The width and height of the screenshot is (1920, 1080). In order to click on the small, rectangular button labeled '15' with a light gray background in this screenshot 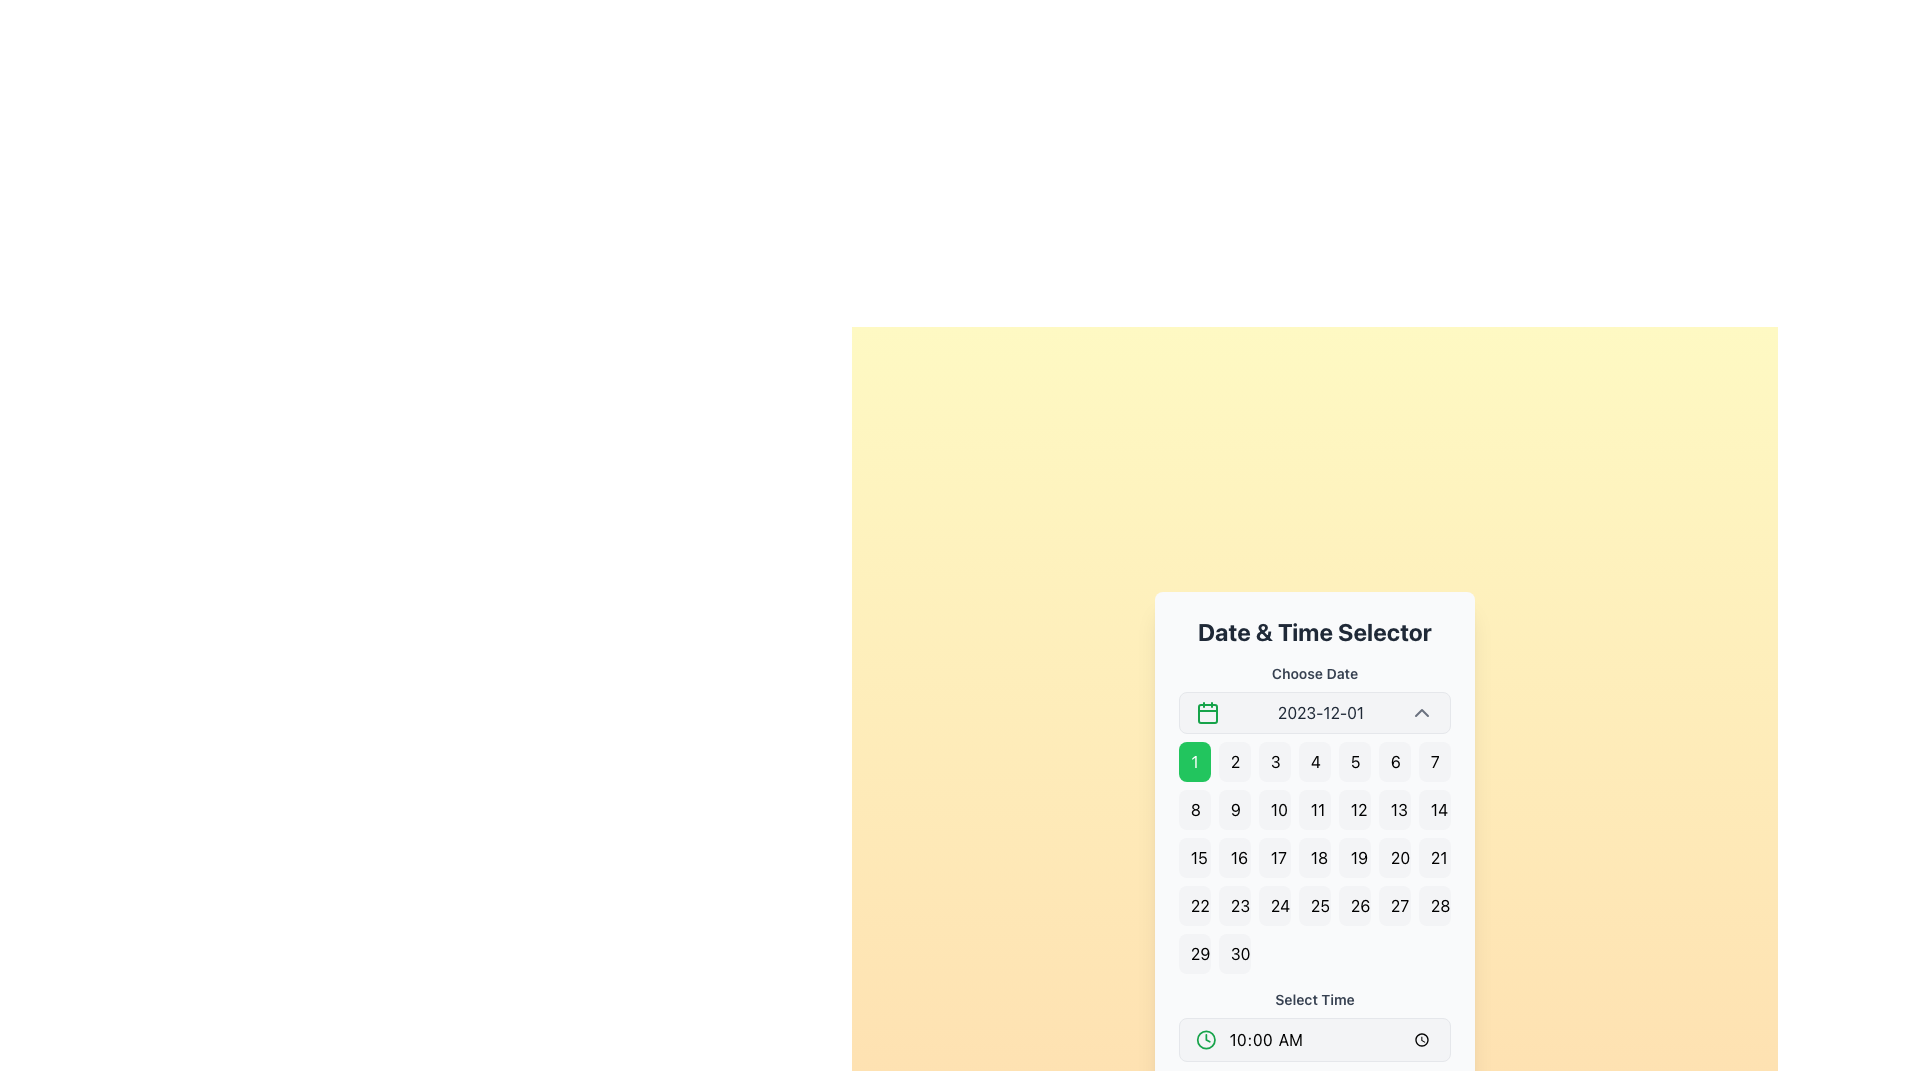, I will do `click(1195, 856)`.